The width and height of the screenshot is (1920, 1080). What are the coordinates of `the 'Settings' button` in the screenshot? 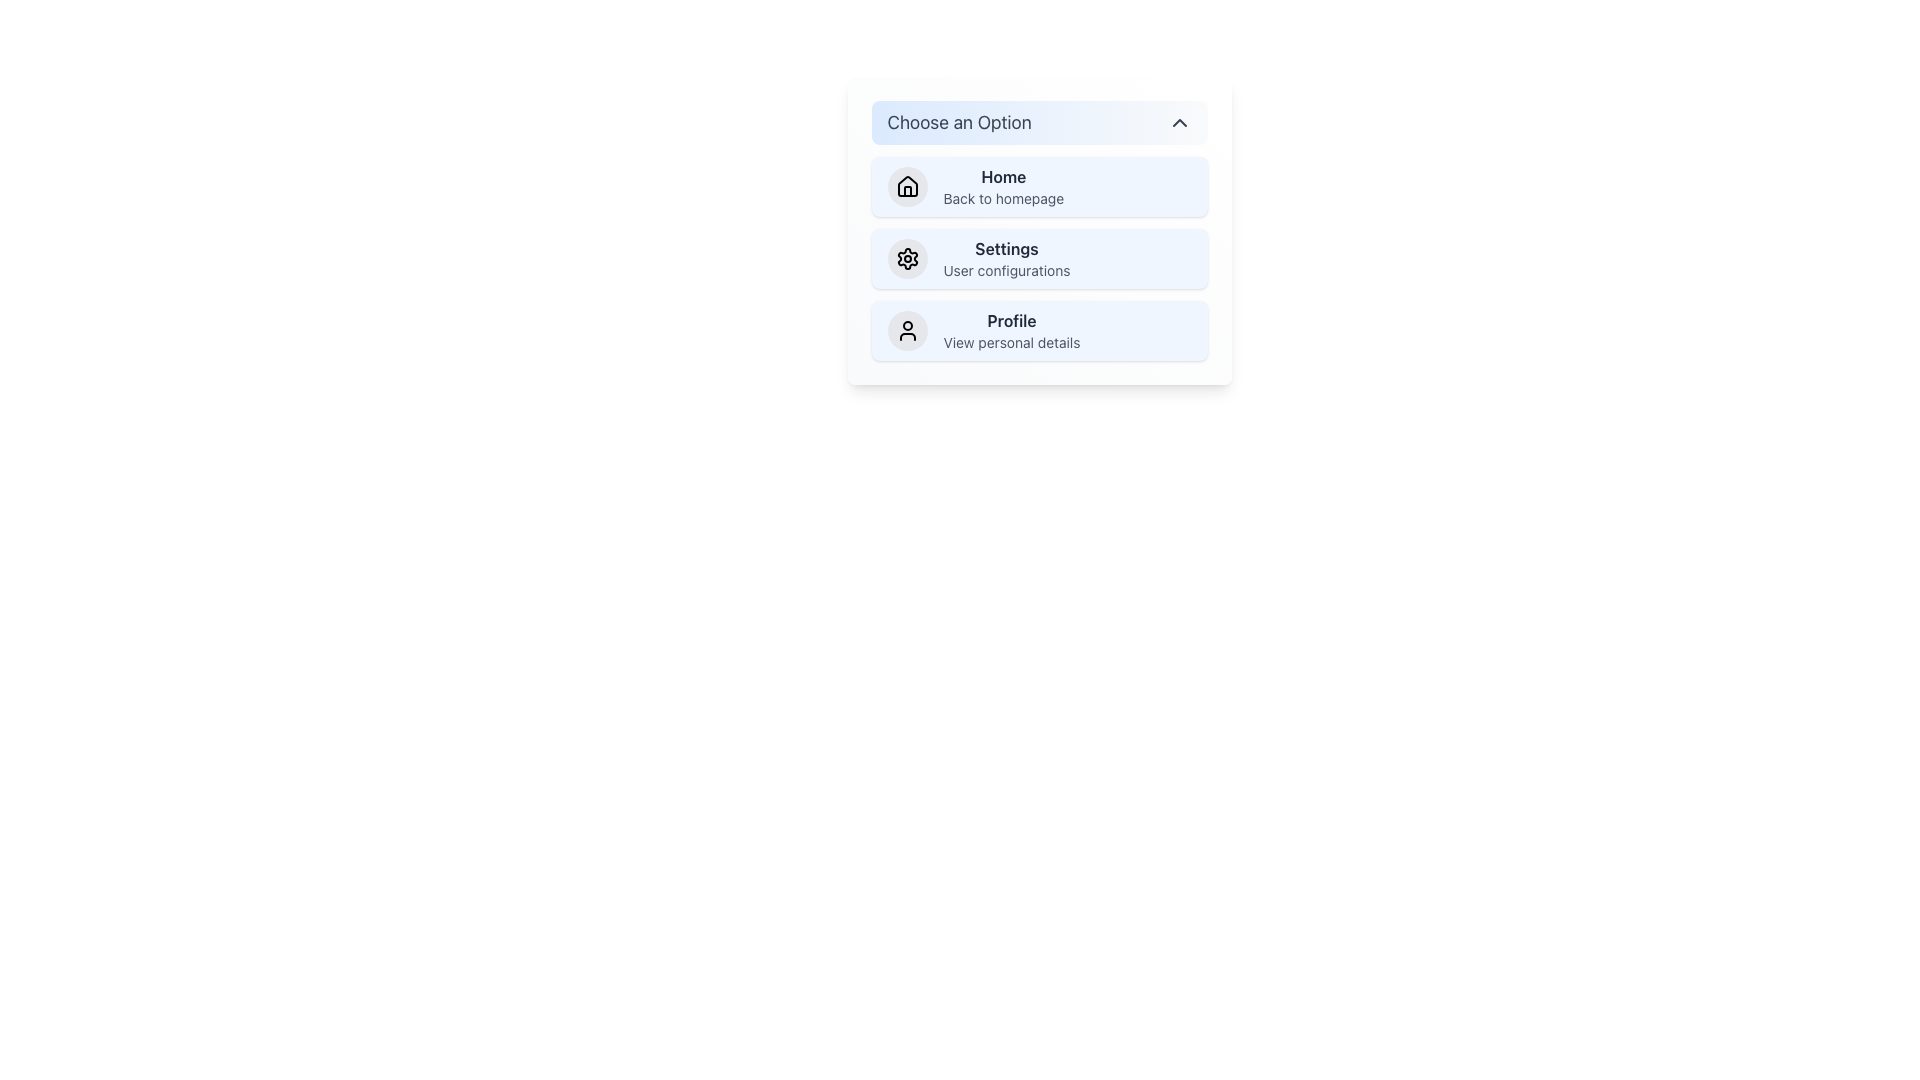 It's located at (1039, 257).